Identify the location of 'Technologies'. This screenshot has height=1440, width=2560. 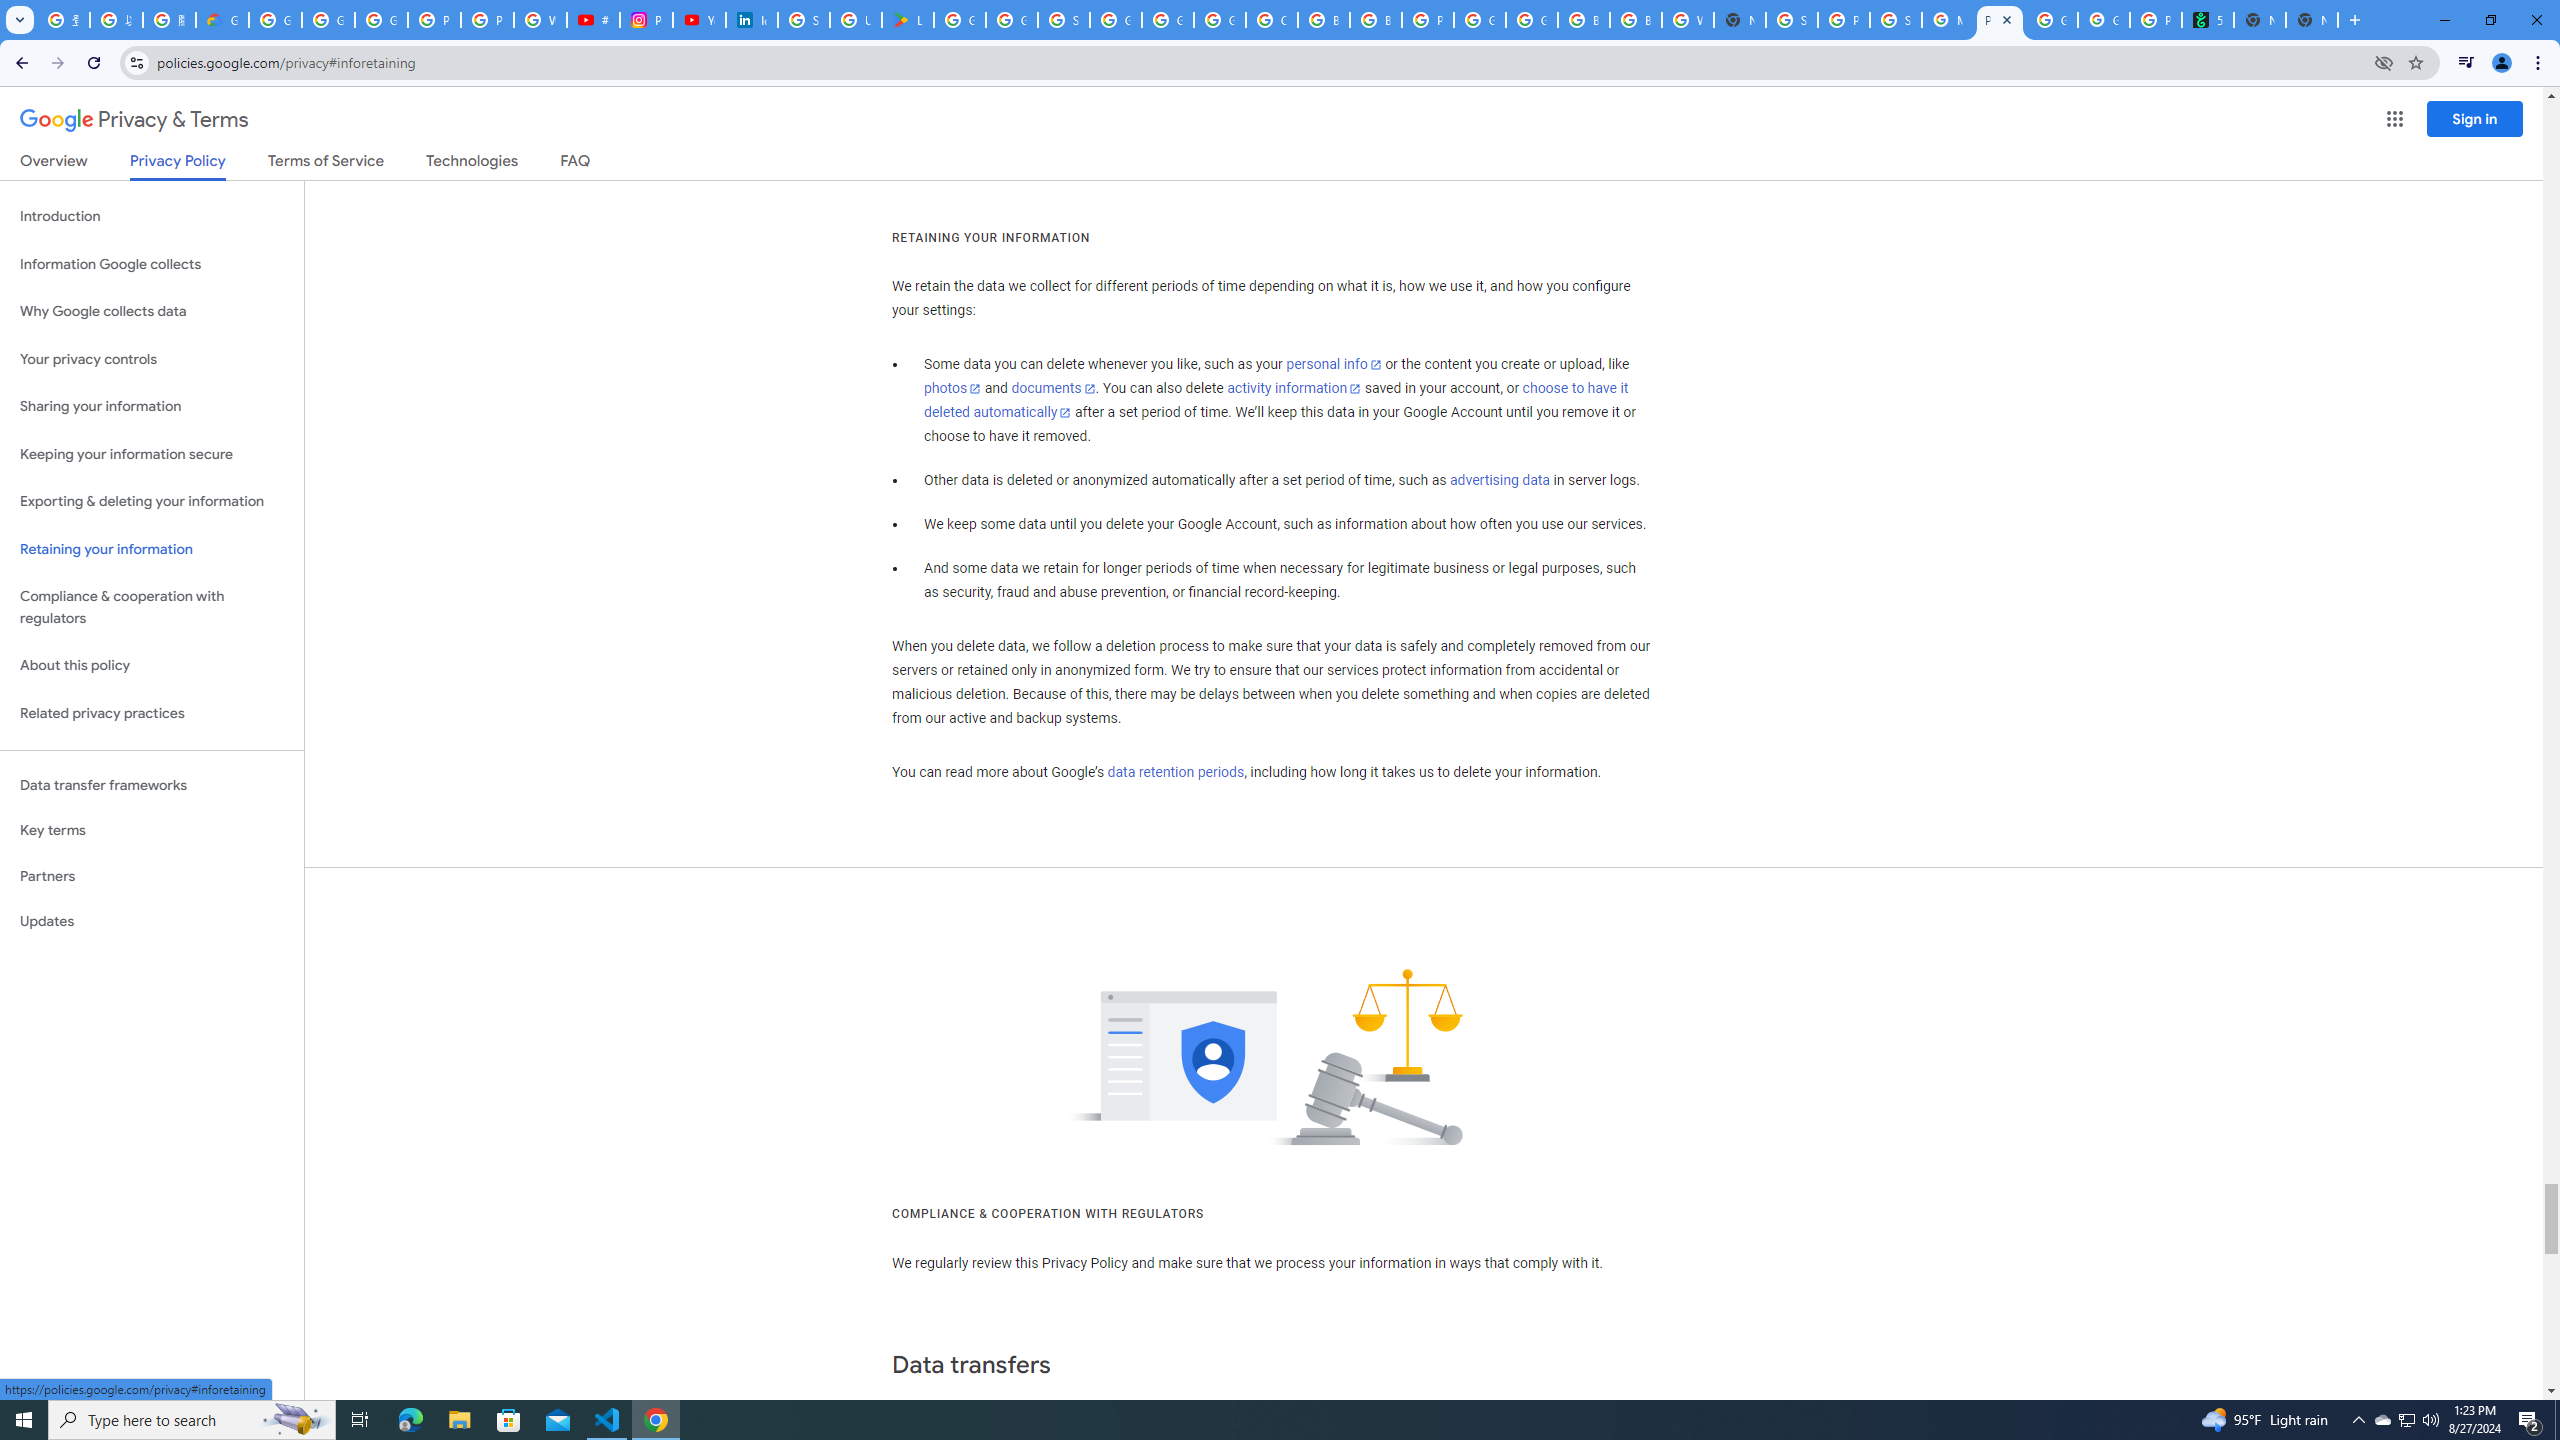
(472, 164).